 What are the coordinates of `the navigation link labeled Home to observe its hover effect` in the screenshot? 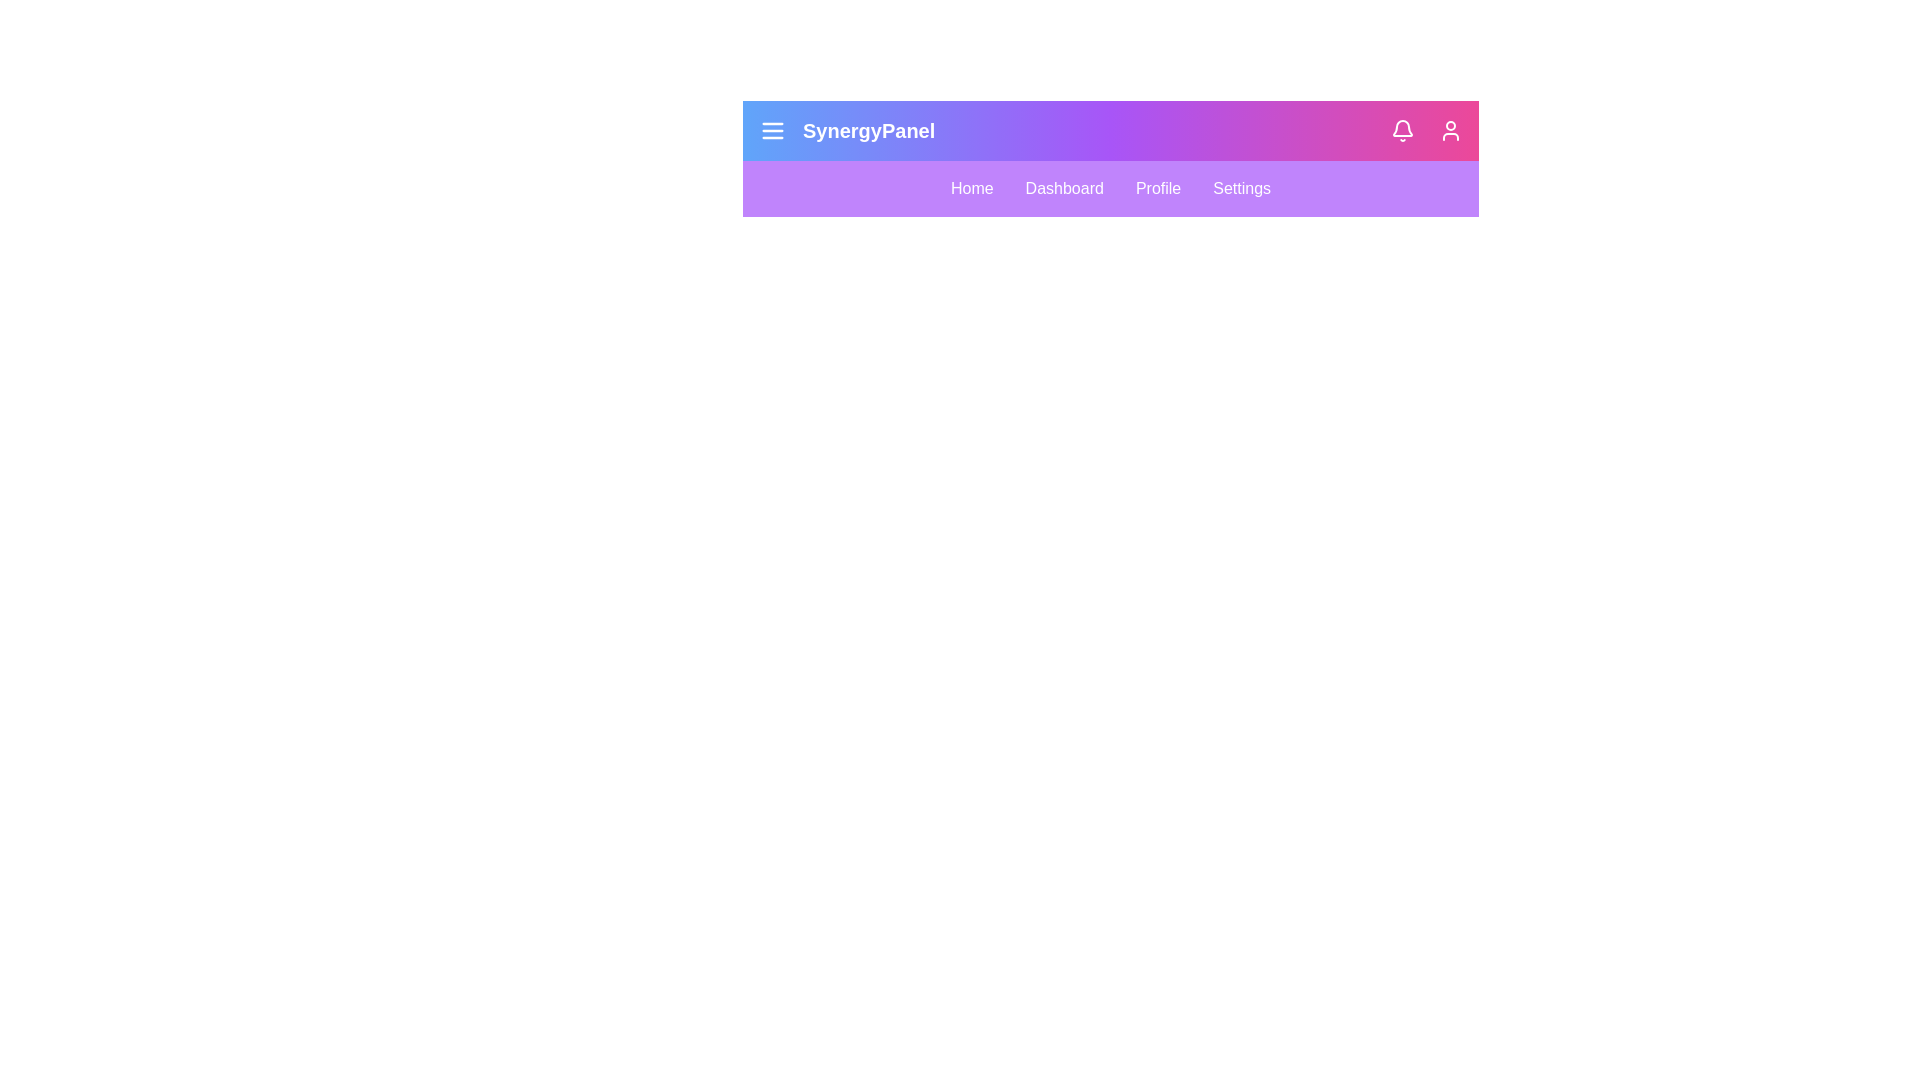 It's located at (971, 189).